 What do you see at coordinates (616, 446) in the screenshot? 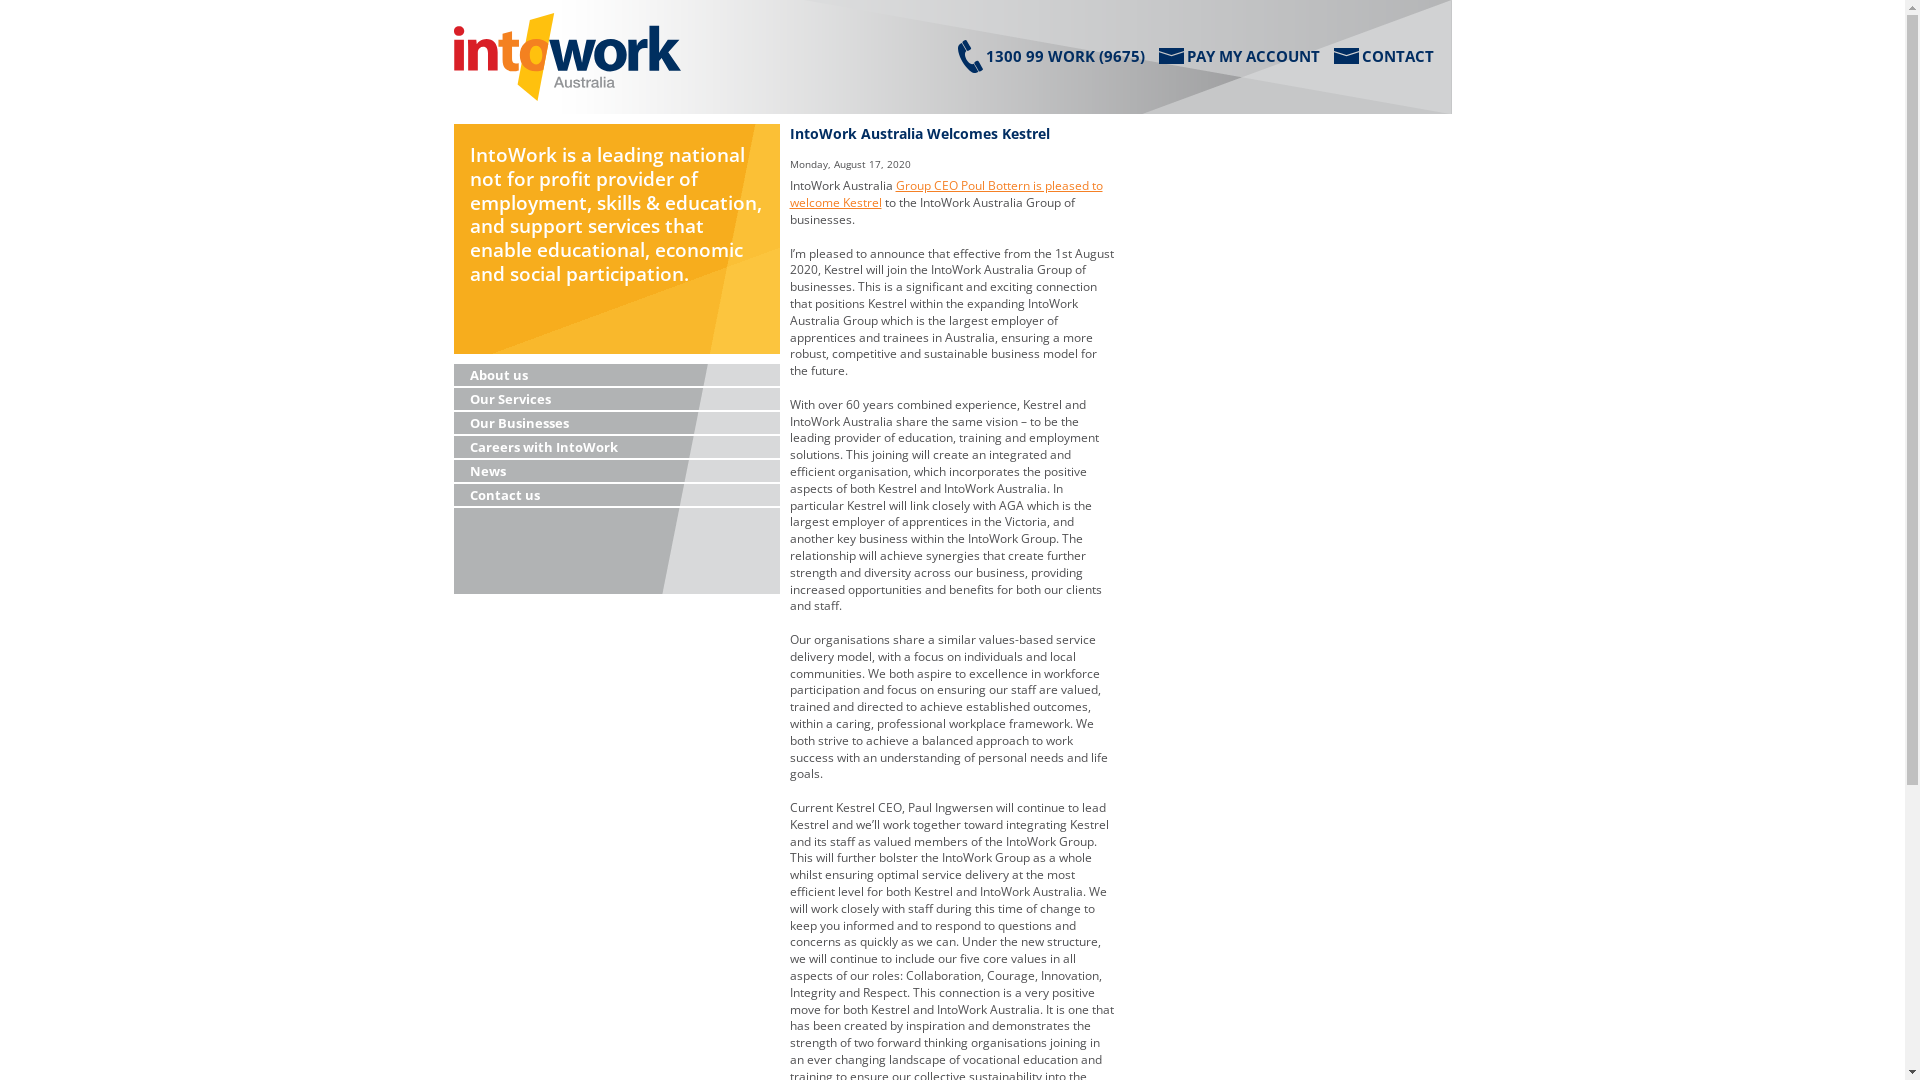
I see `'Careers with IntoWork'` at bounding box center [616, 446].